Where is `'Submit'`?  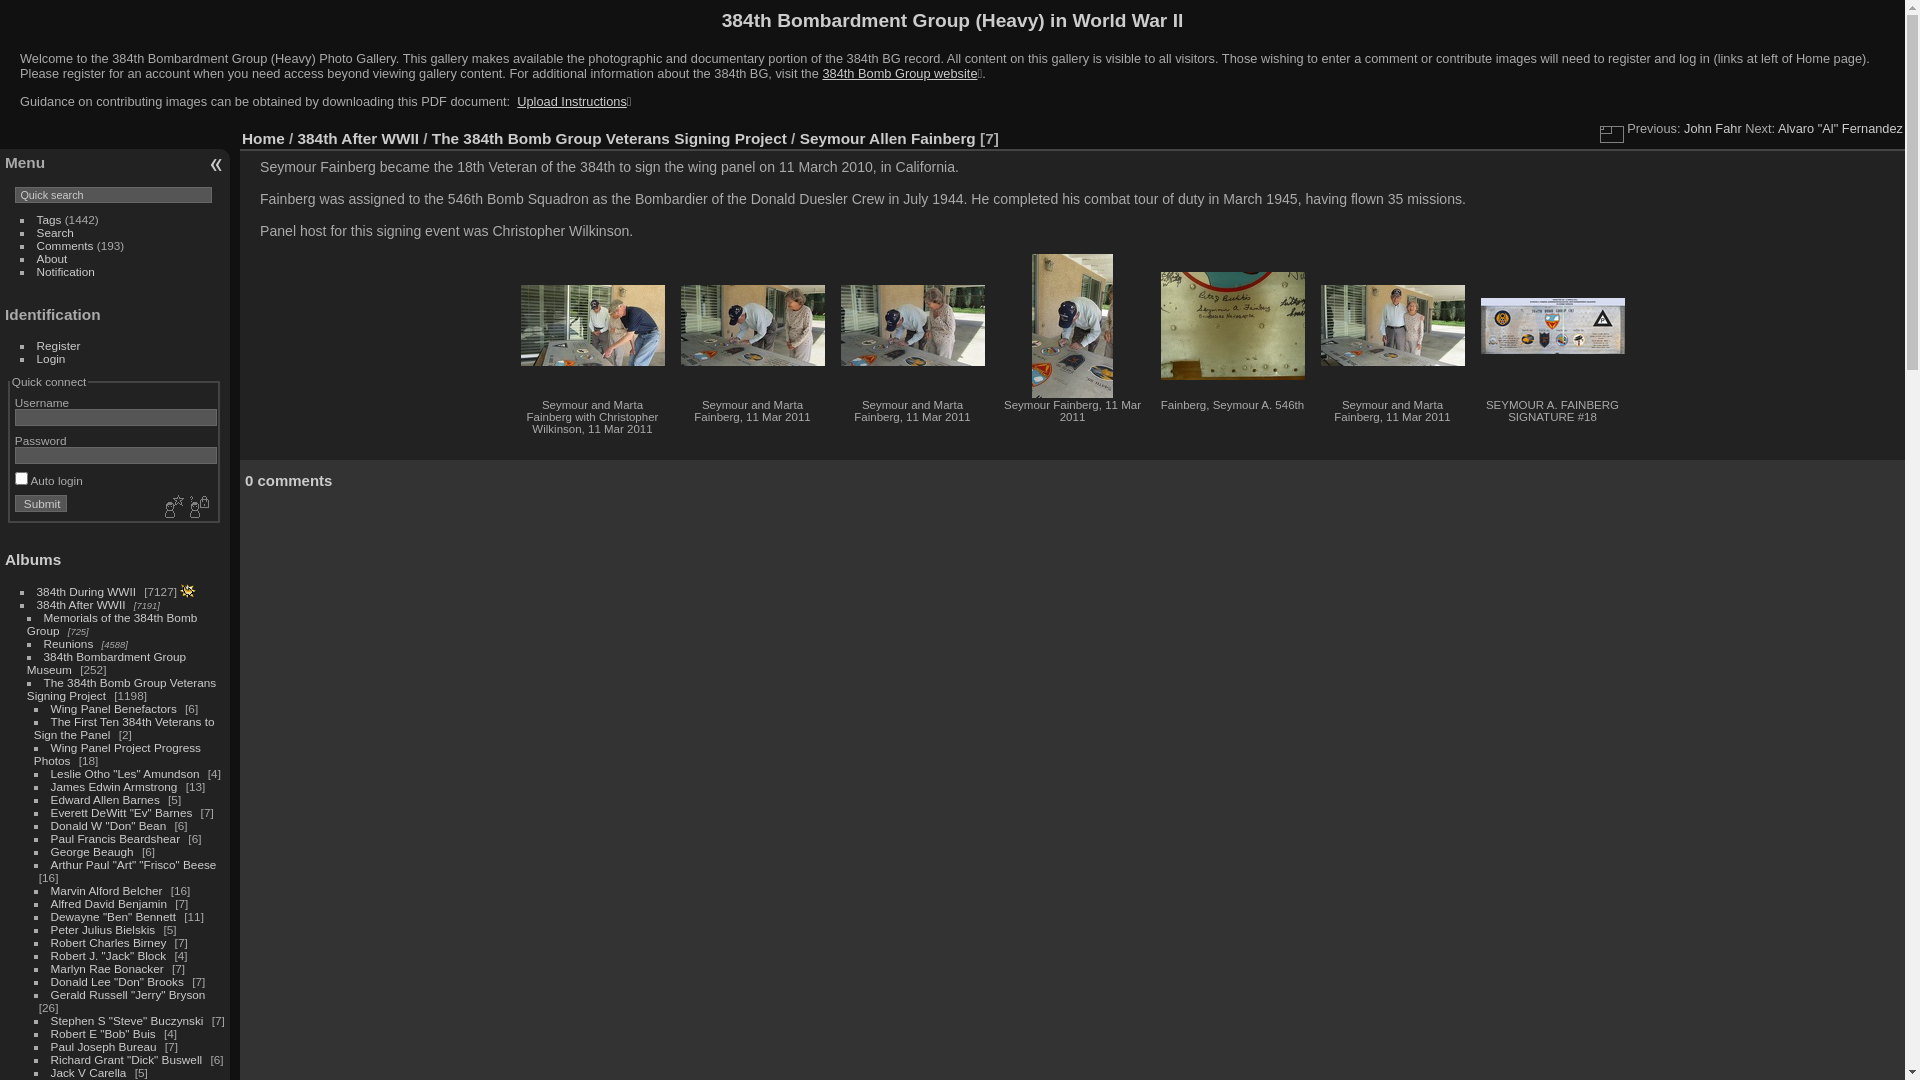 'Submit' is located at coordinates (41, 502).